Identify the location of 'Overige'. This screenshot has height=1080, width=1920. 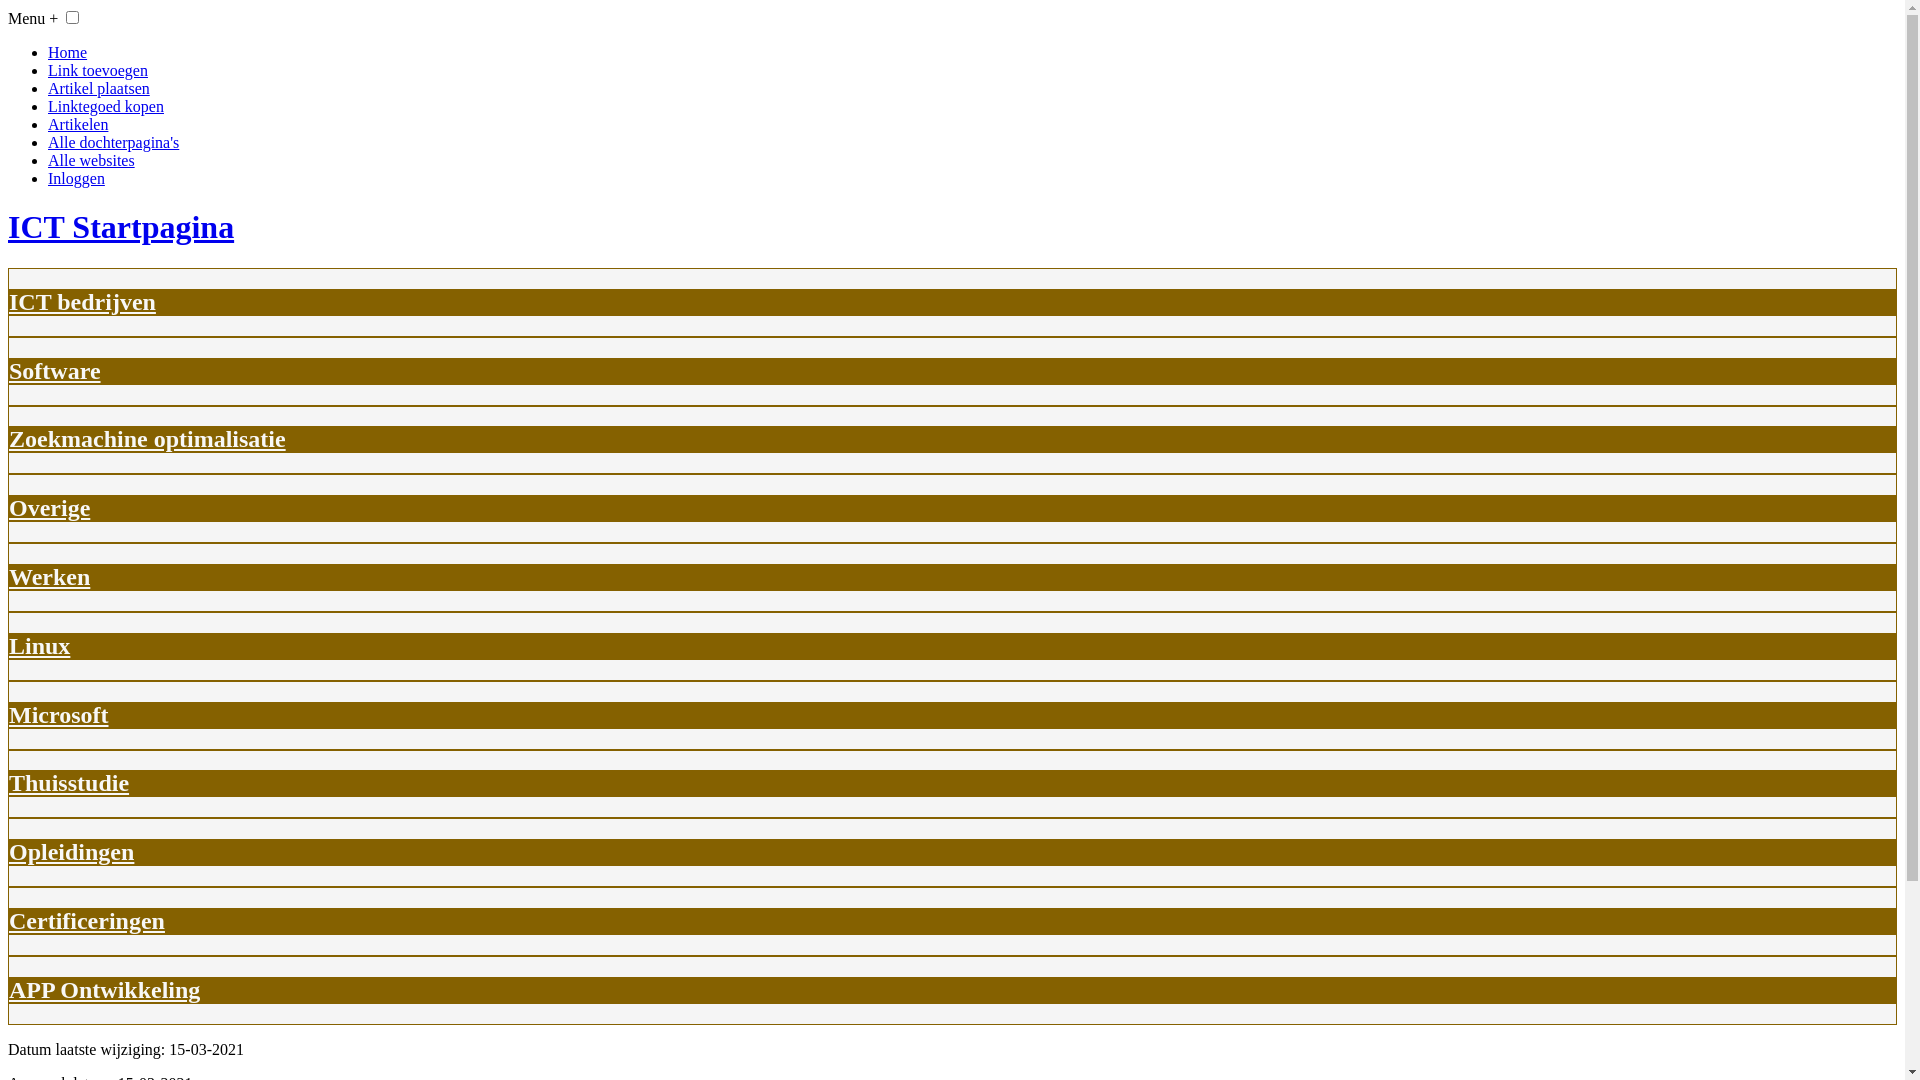
(49, 507).